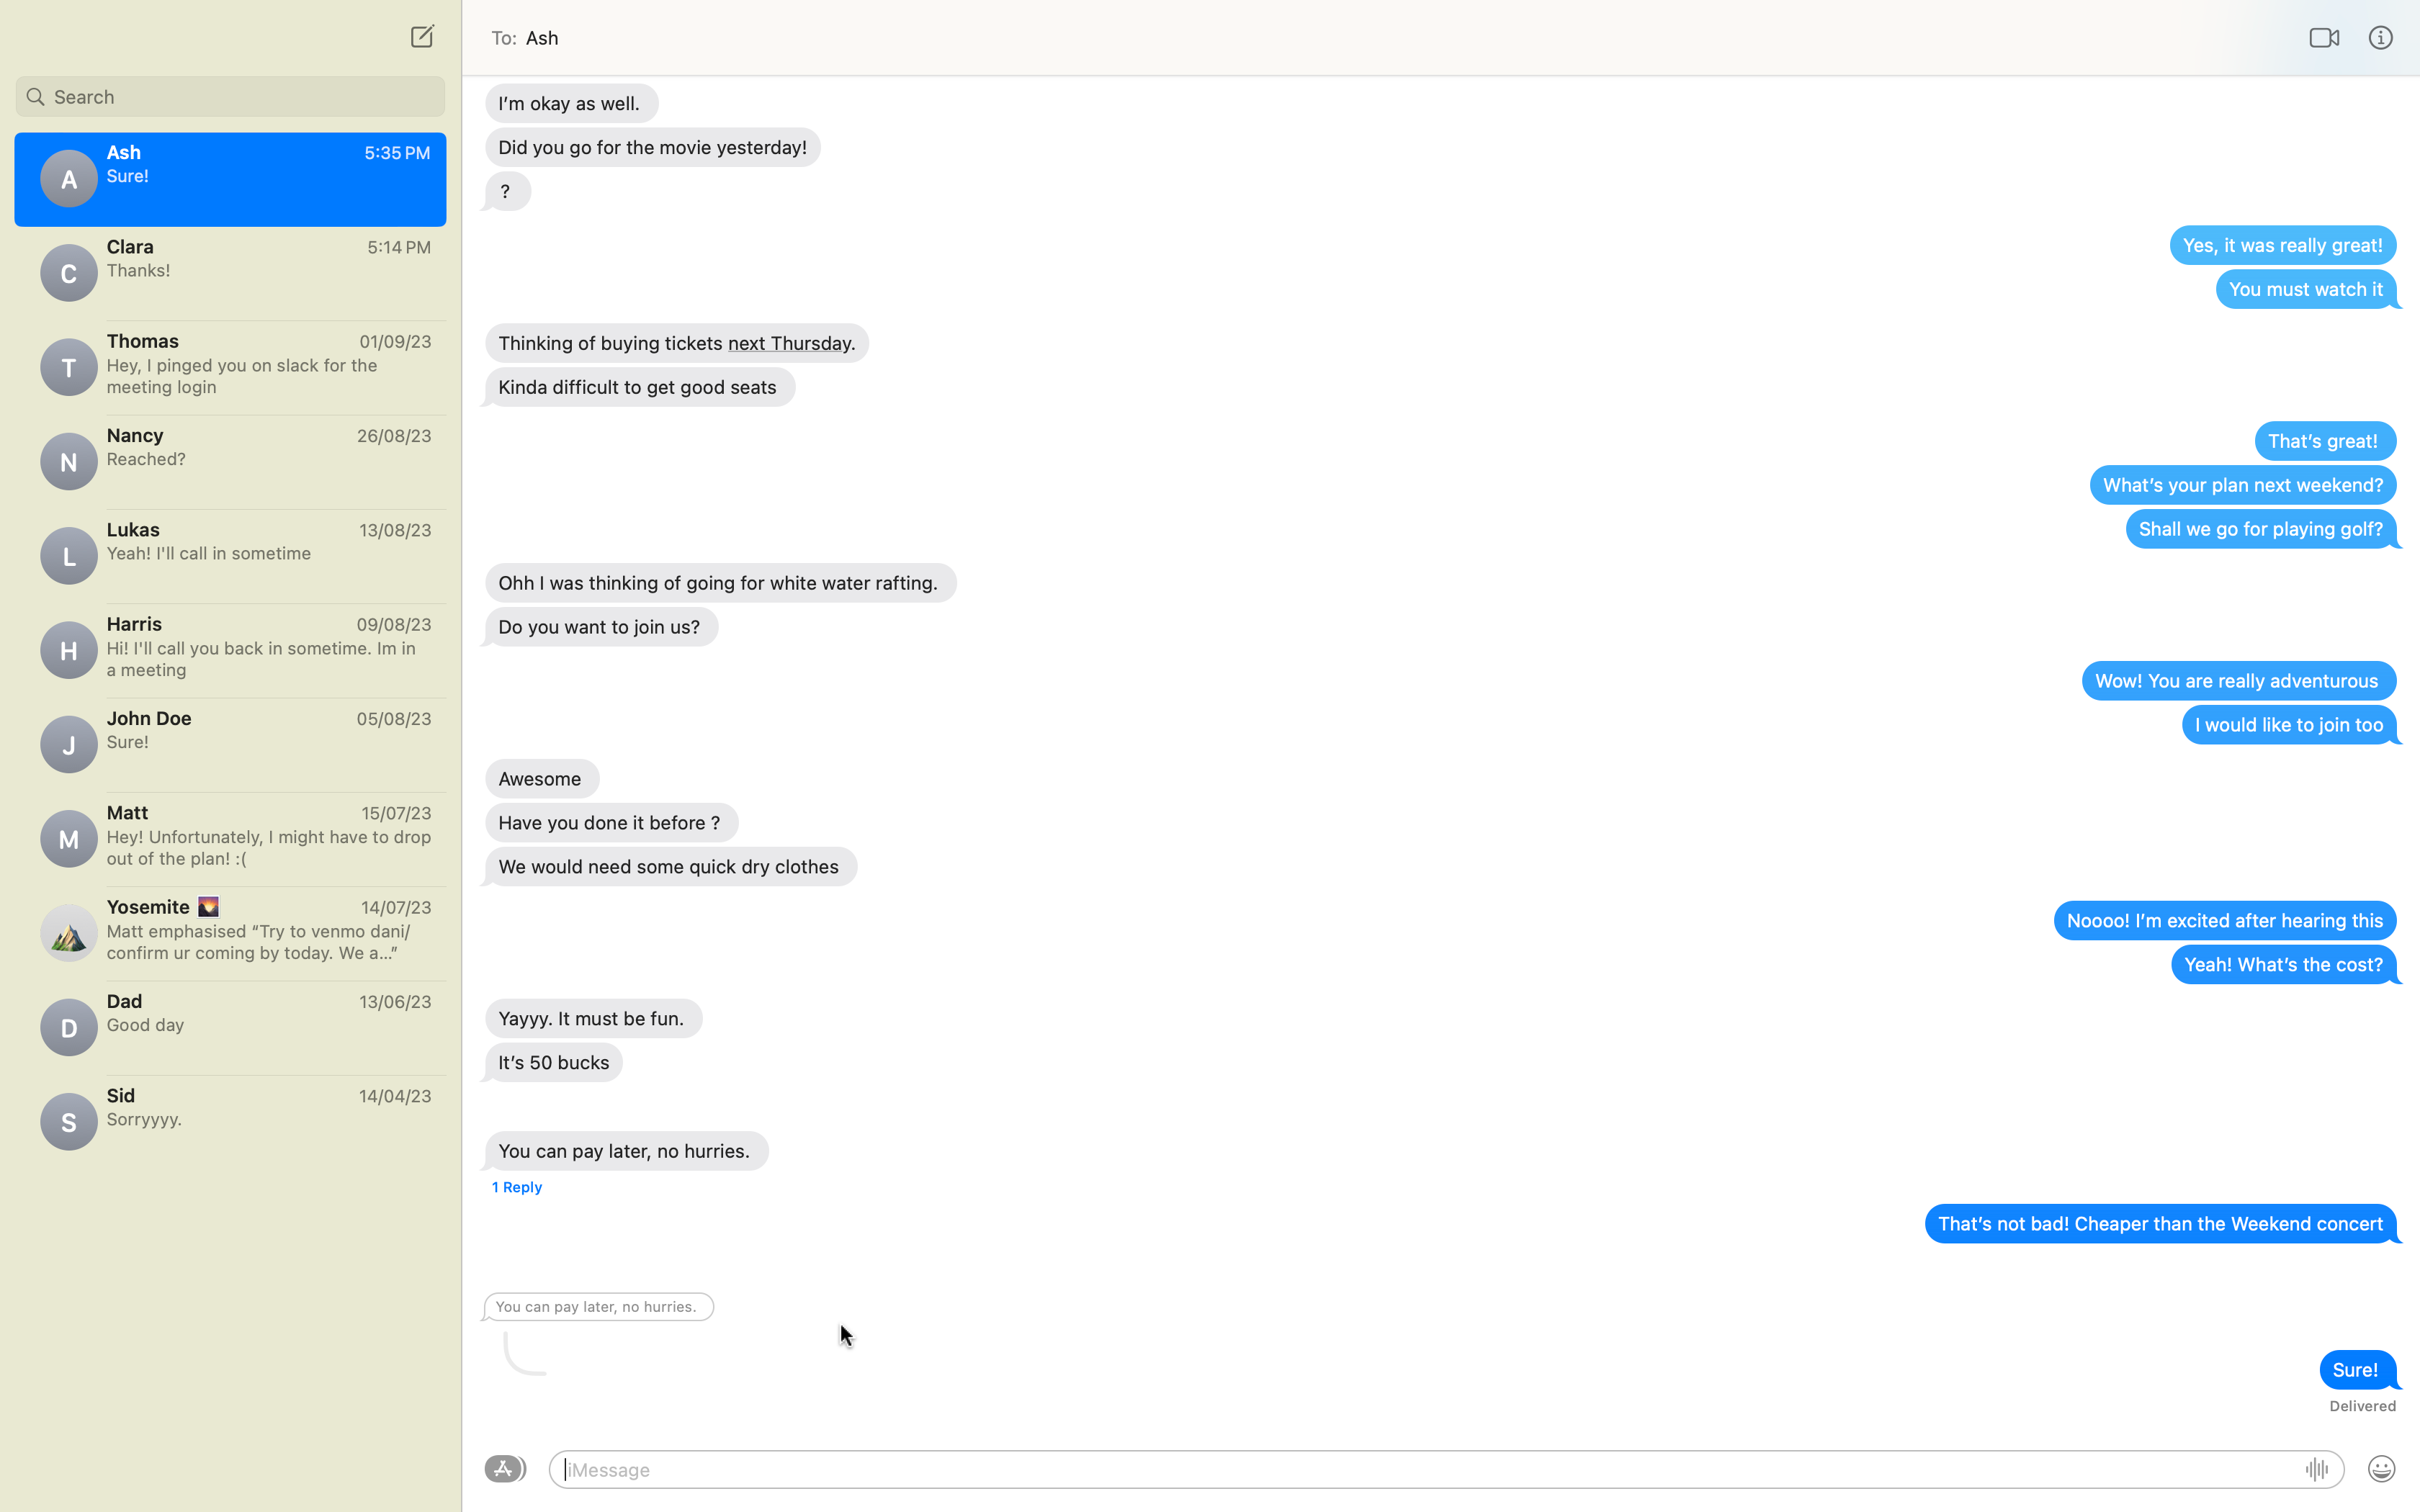 This screenshot has height=1512, width=2420. I want to click on right-click function for the text "Yeah, what"s the cost?, so click(2283, 964).